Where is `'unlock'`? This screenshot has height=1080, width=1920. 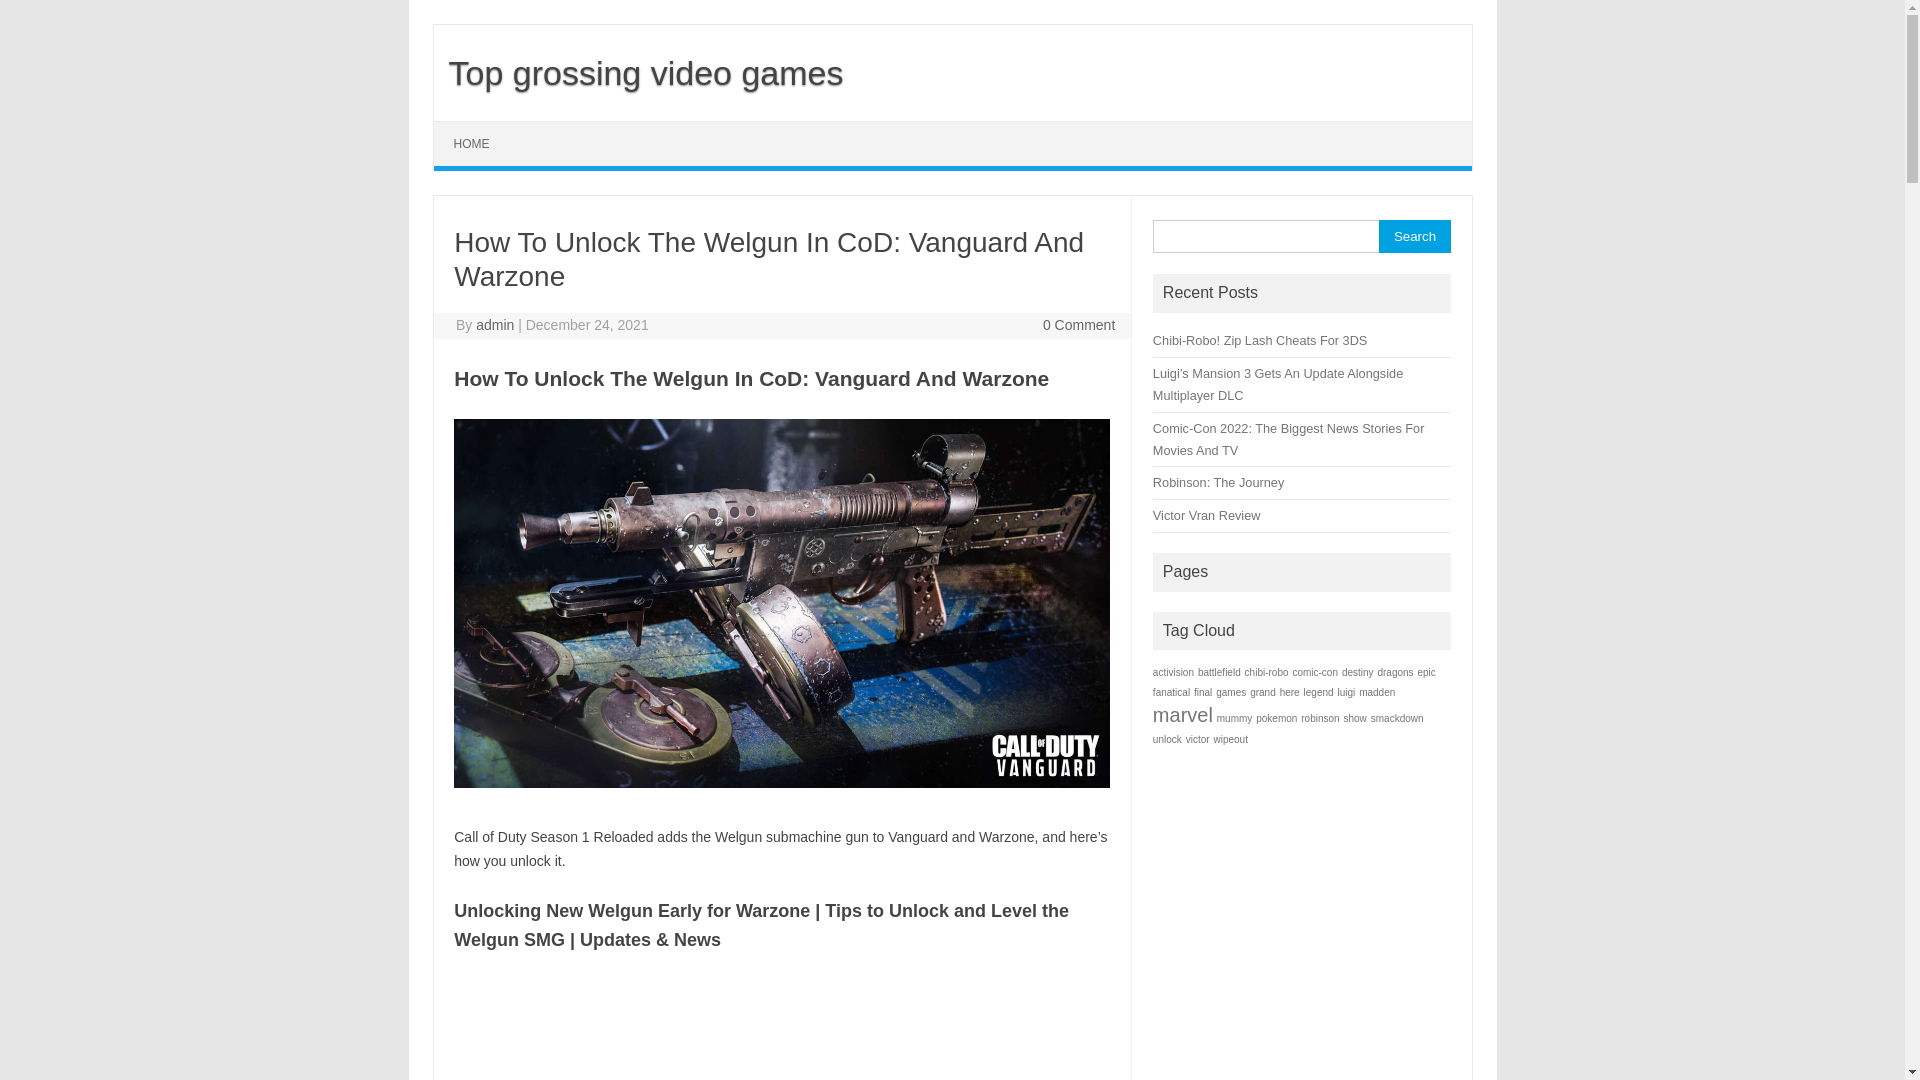 'unlock' is located at coordinates (1167, 739).